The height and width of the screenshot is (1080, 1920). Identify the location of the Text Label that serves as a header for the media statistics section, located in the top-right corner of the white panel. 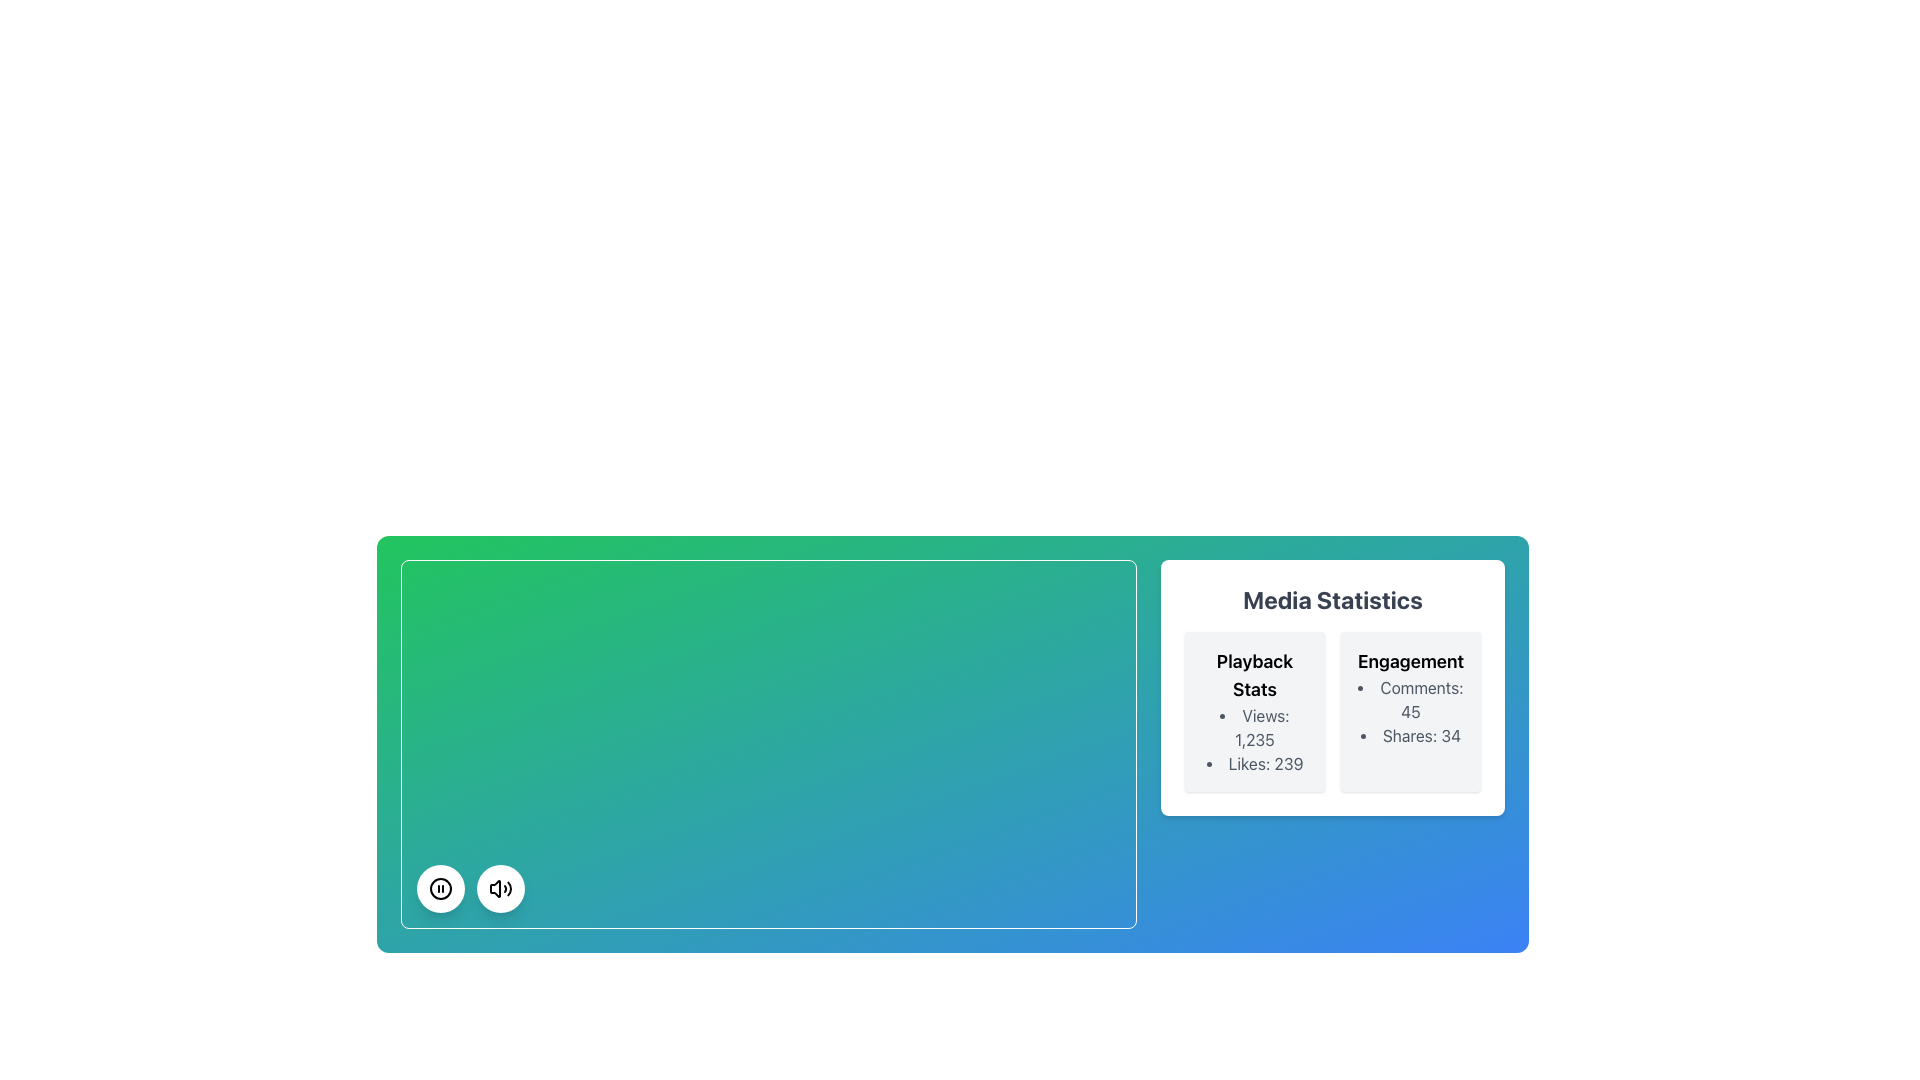
(1333, 599).